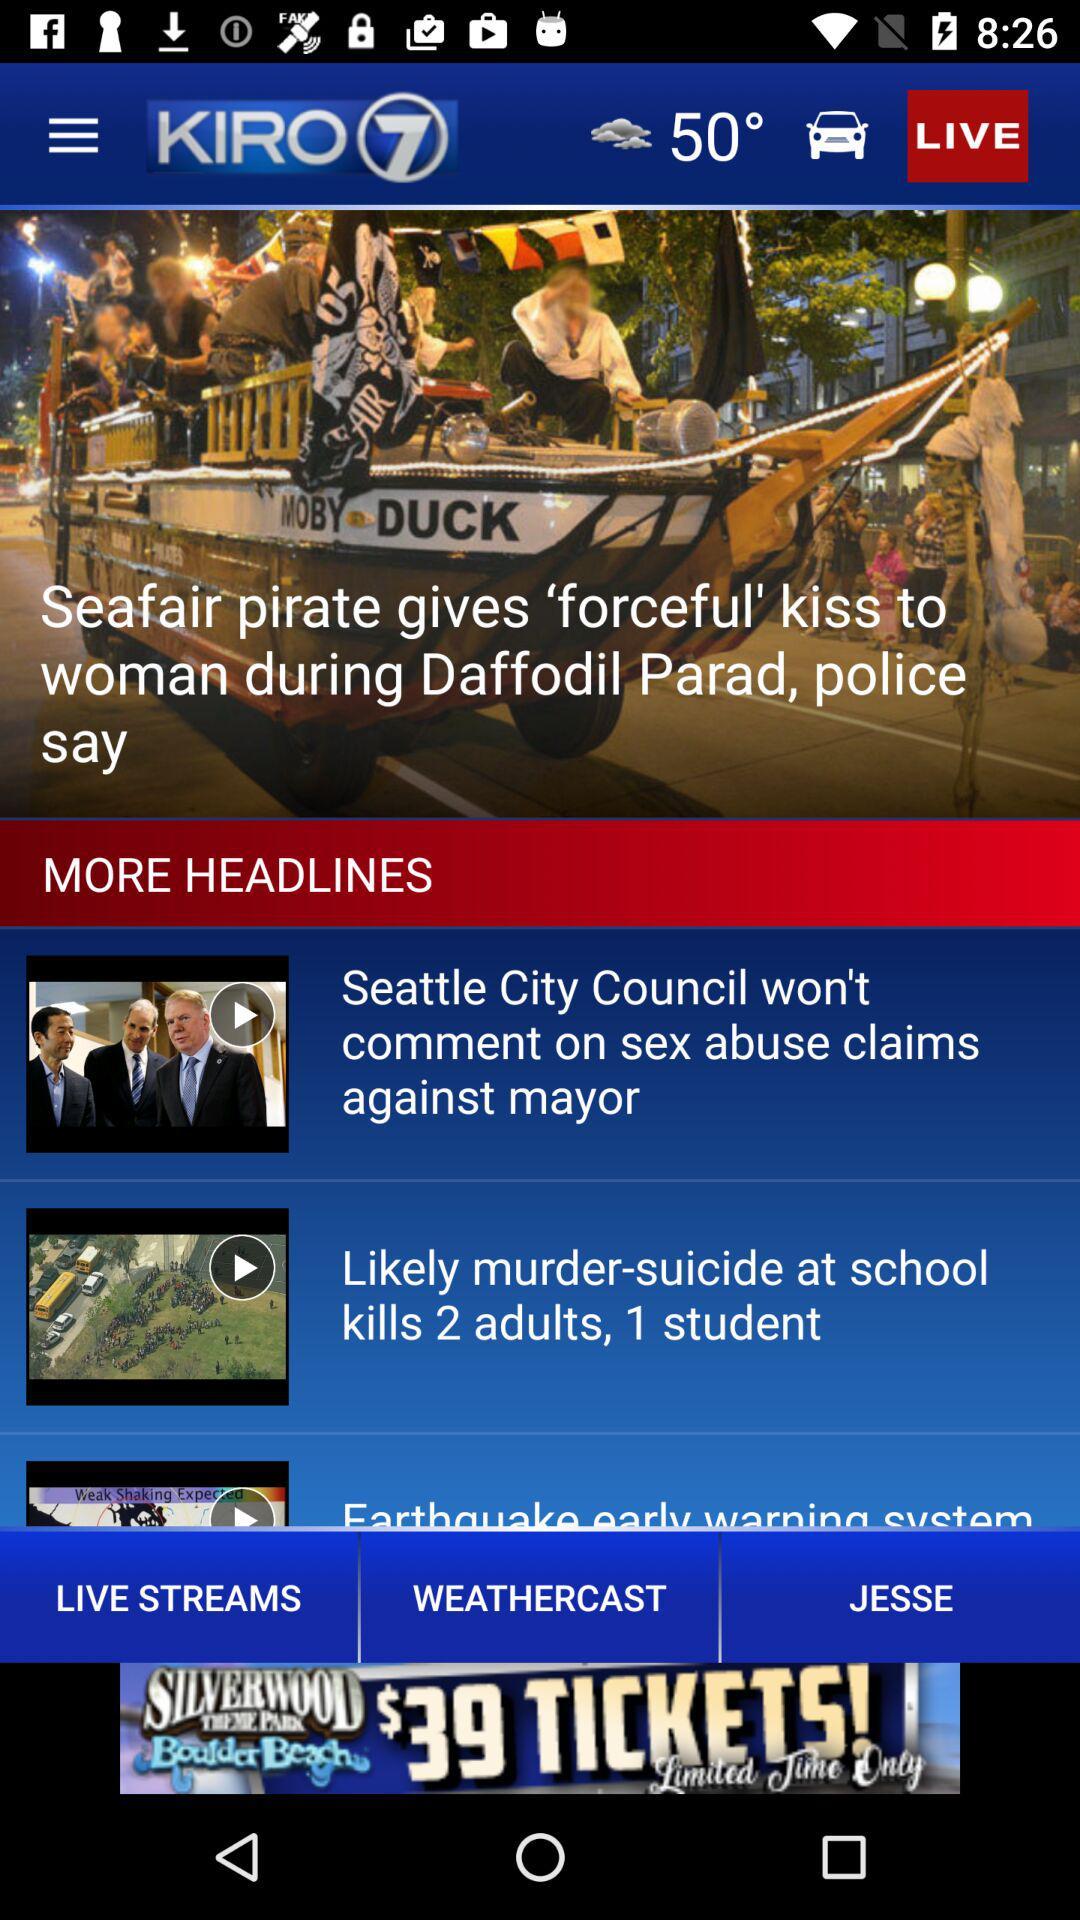  I want to click on the second image in more headlines, so click(156, 1306).